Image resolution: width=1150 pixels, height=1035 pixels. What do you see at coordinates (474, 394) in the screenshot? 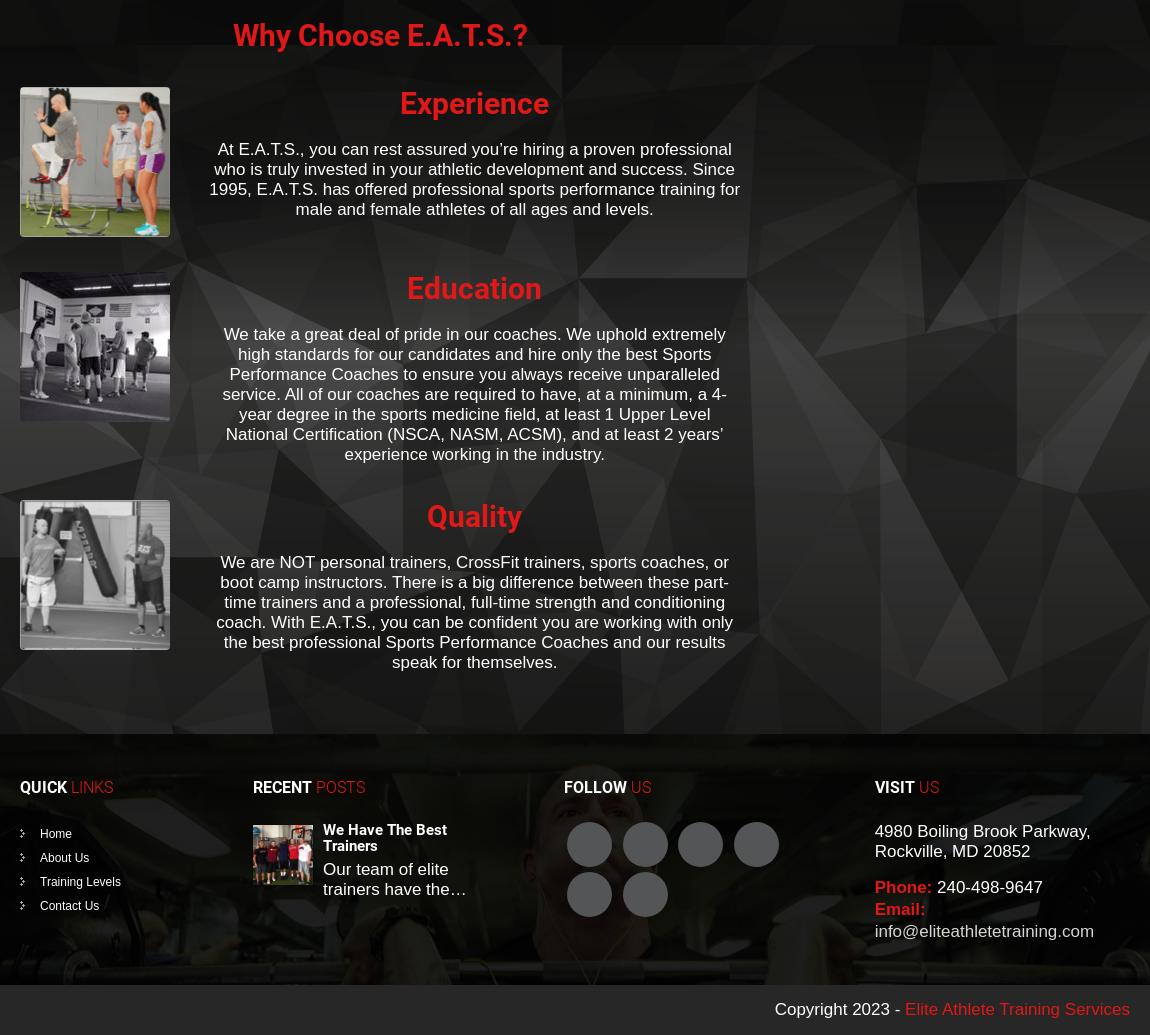
I see `'We take a great deal of pride in our coaches. We uphold extremely high standards for our candidates and hire only the best Sports Performance Coaches to ensure you always receive unparalleled service. All of our coaches are required to have, at a minimum, a 4-year degree in the sports medicine field, at least 1 Upper Level National Certification (NSCA, NASM, ACSM), and at least 2 years’ experience working in the industry.'` at bounding box center [474, 394].